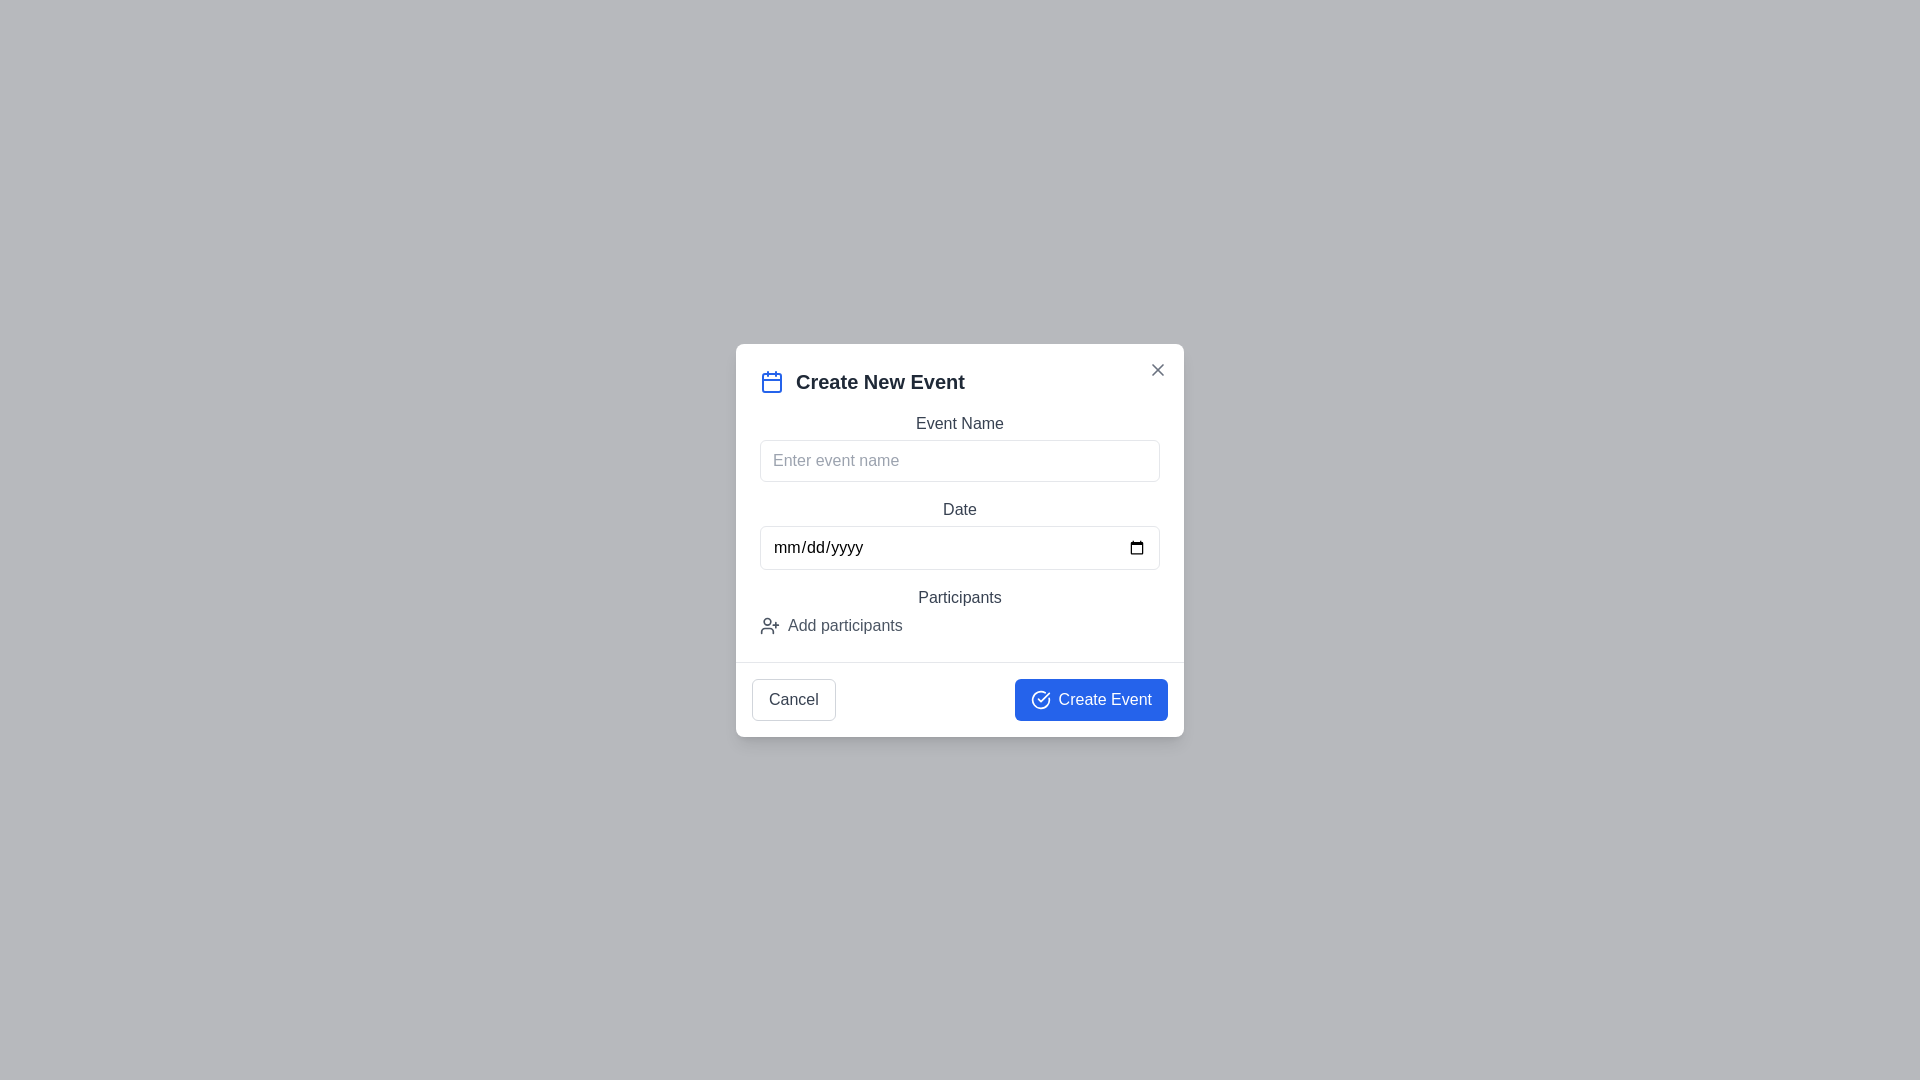 The image size is (1920, 1080). What do you see at coordinates (768, 623) in the screenshot?
I see `the 'Add participants' icon located to the left of the 'Add participants' text in the user interface, which serves as a visual cue for adding participants` at bounding box center [768, 623].